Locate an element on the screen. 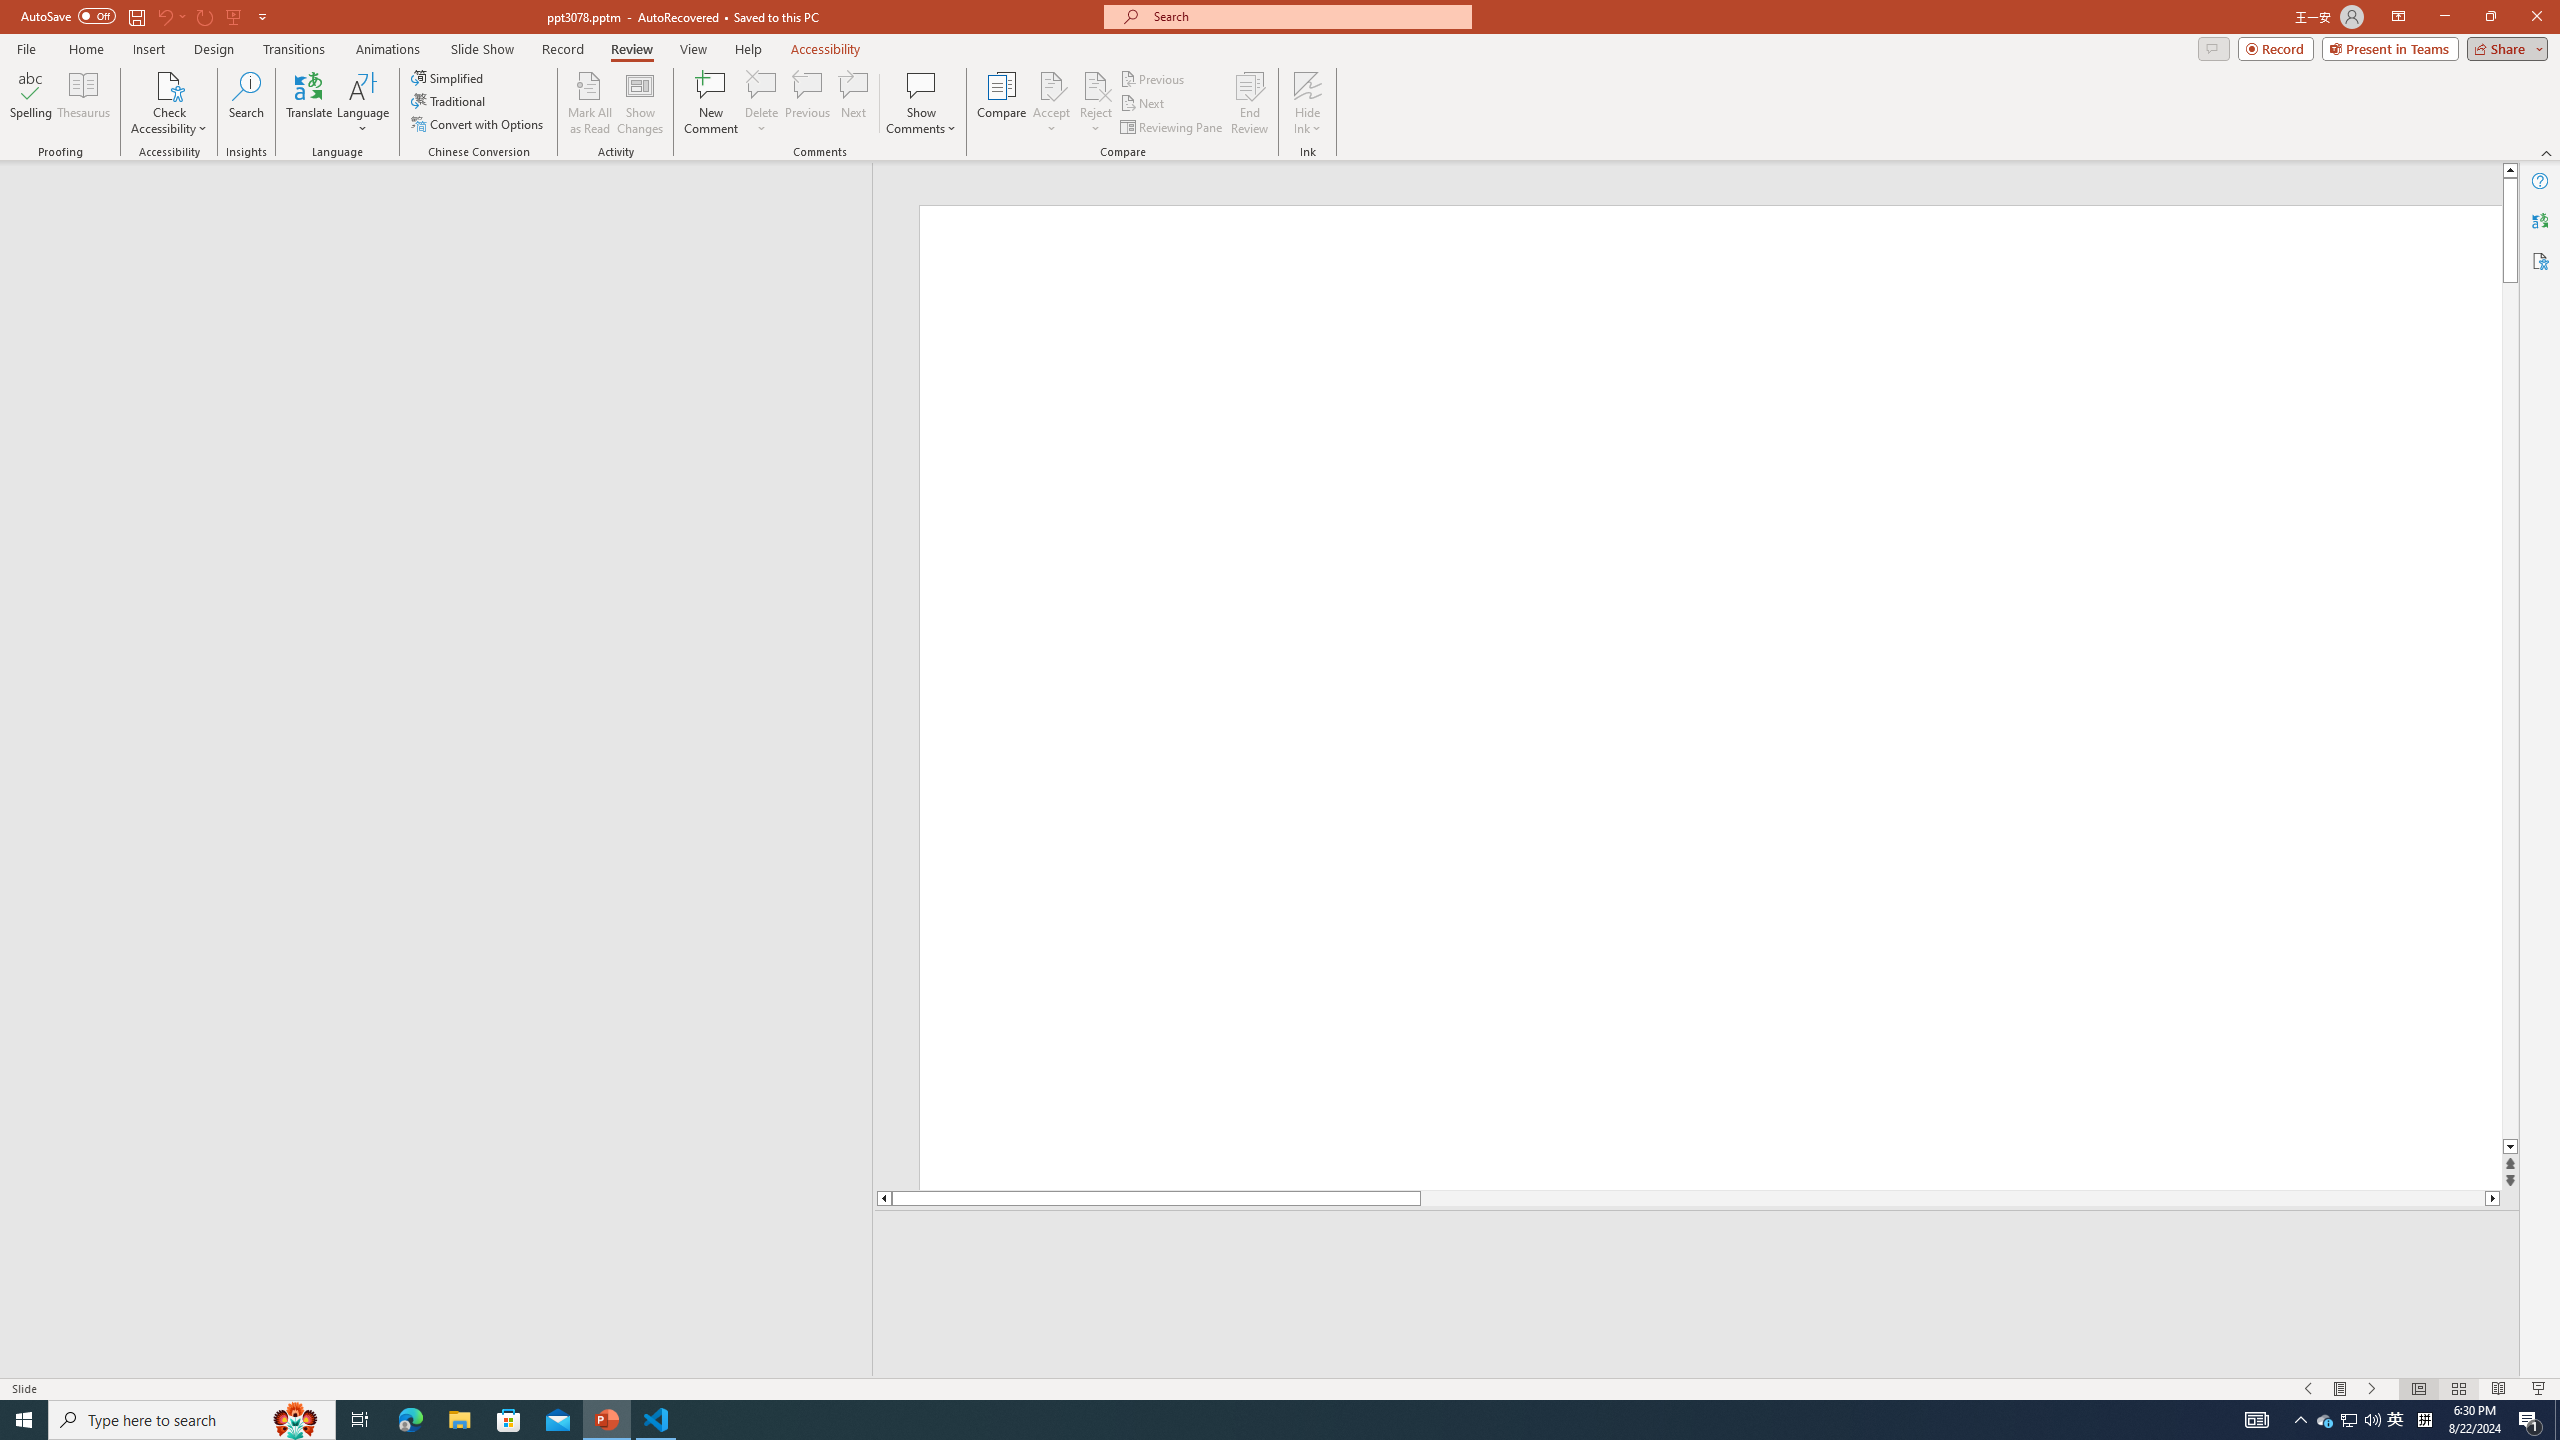 This screenshot has width=2560, height=1440. 'Outline' is located at coordinates (444, 202).